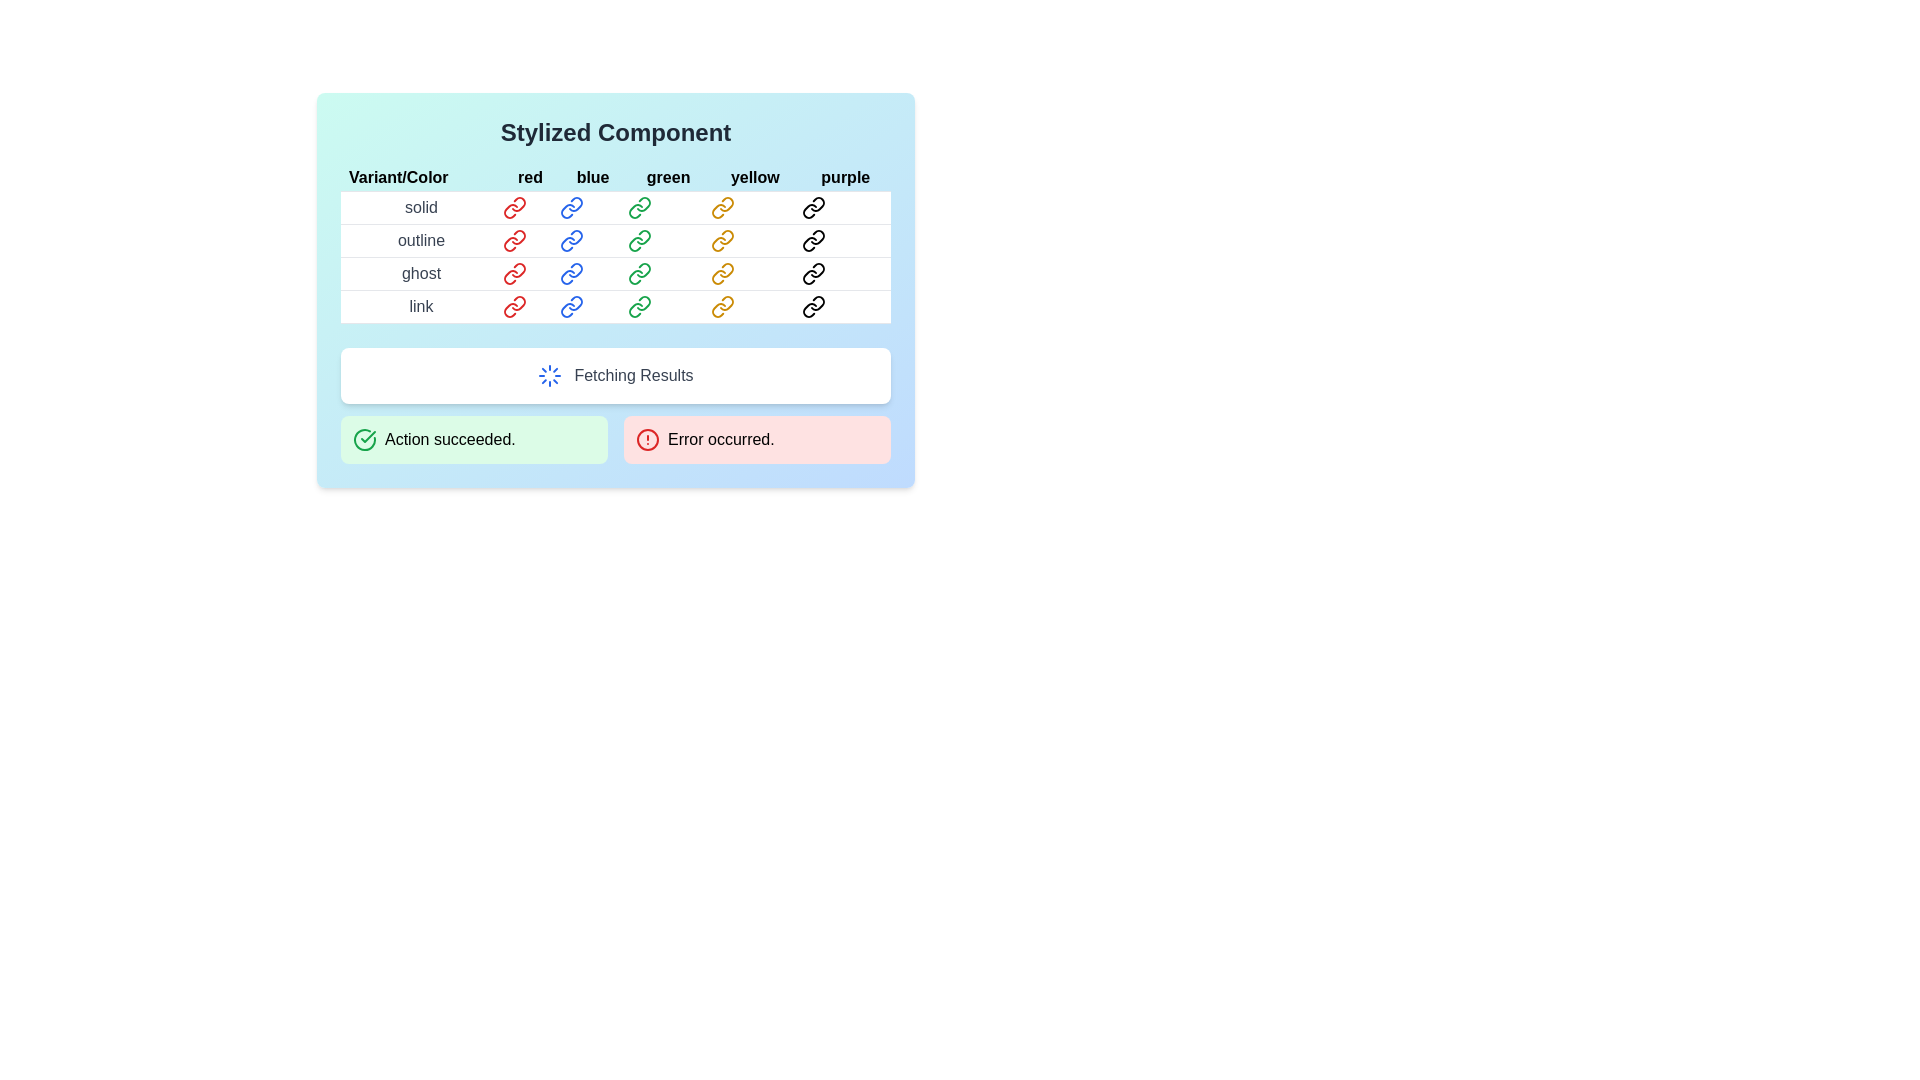  I want to click on the error message text label located in the lower right of the main interface, which provides immediate feedback about an error event, so click(720, 438).